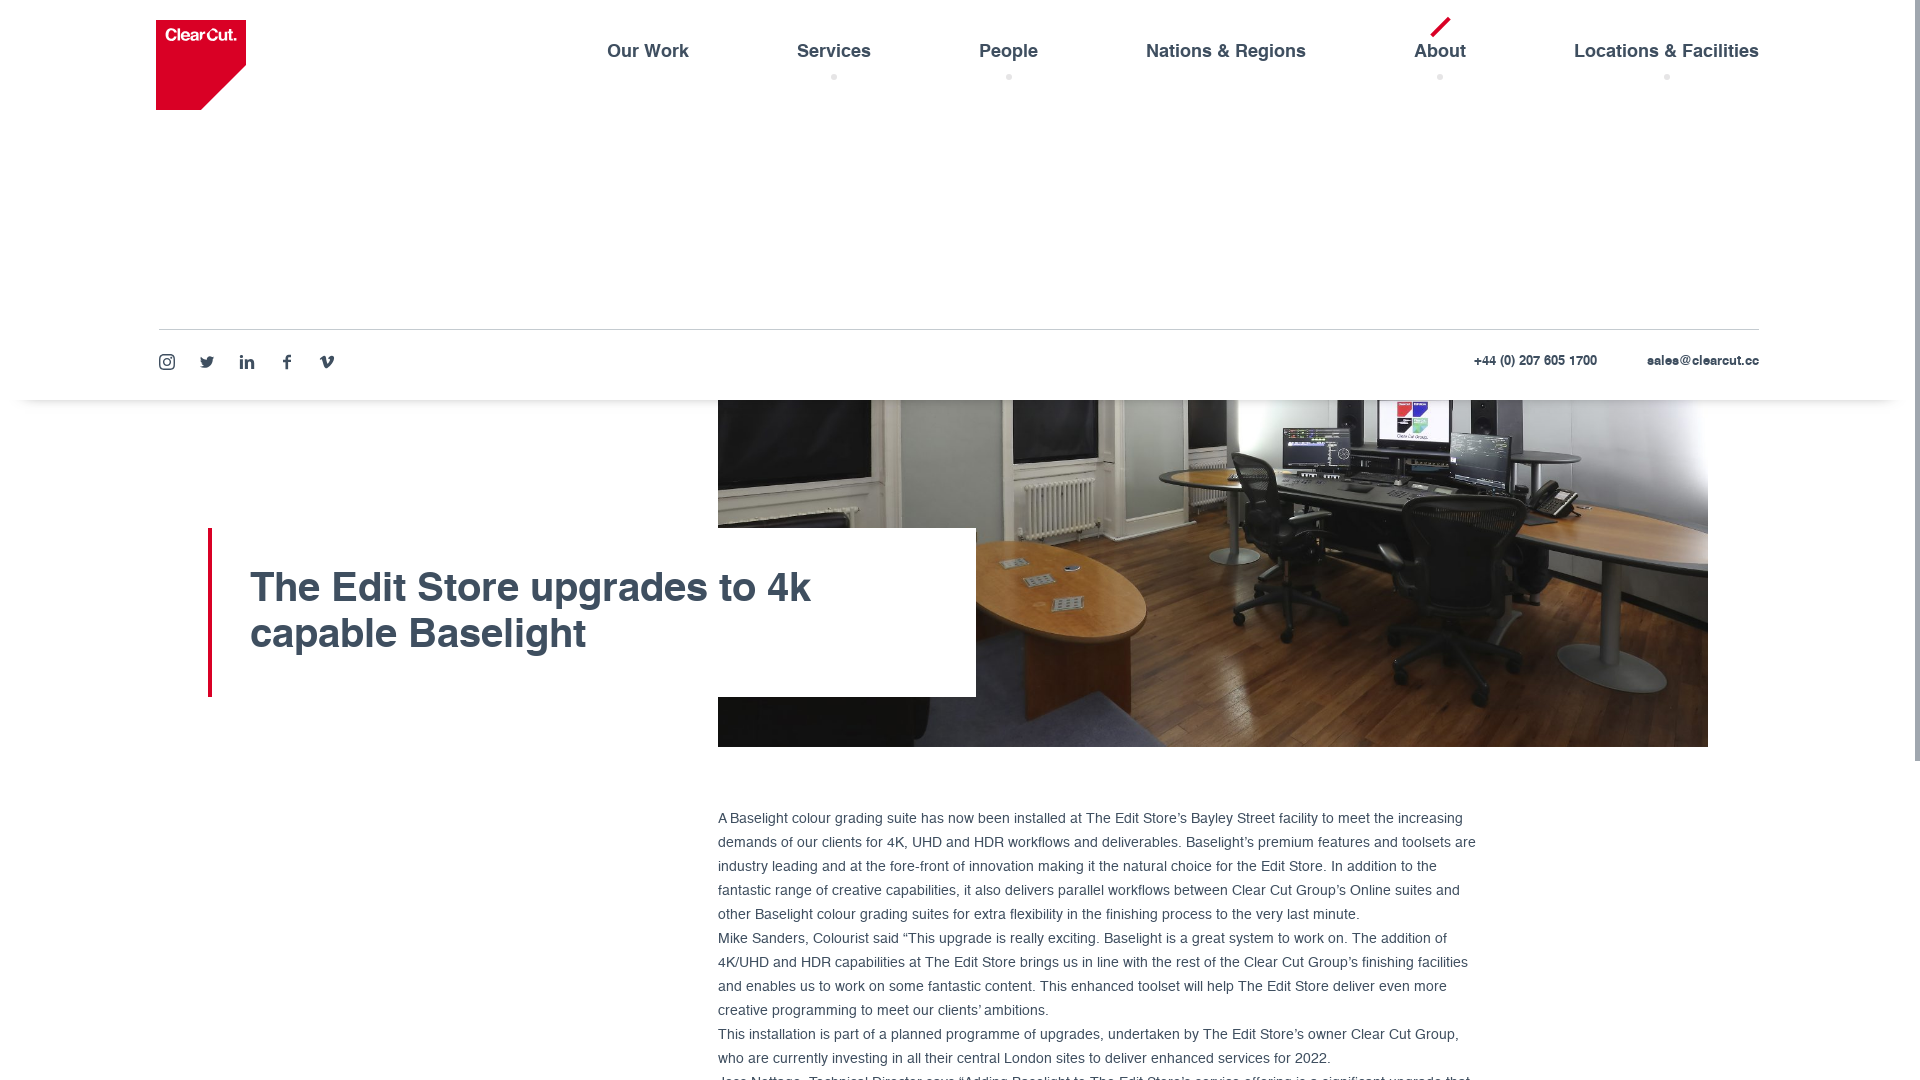  What do you see at coordinates (1666, 56) in the screenshot?
I see `'Locations & Facilities'` at bounding box center [1666, 56].